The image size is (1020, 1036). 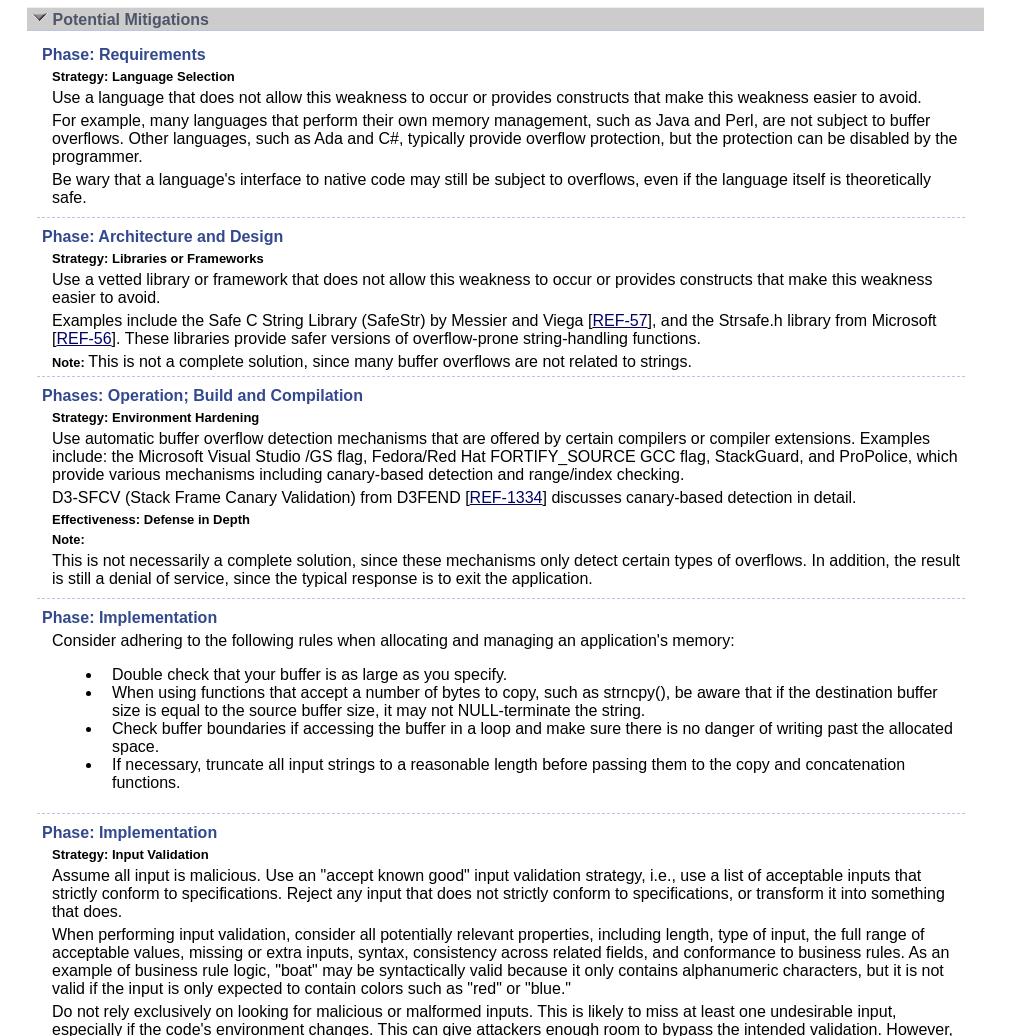 What do you see at coordinates (52, 76) in the screenshot?
I see `'Strategy:  Language Selection'` at bounding box center [52, 76].